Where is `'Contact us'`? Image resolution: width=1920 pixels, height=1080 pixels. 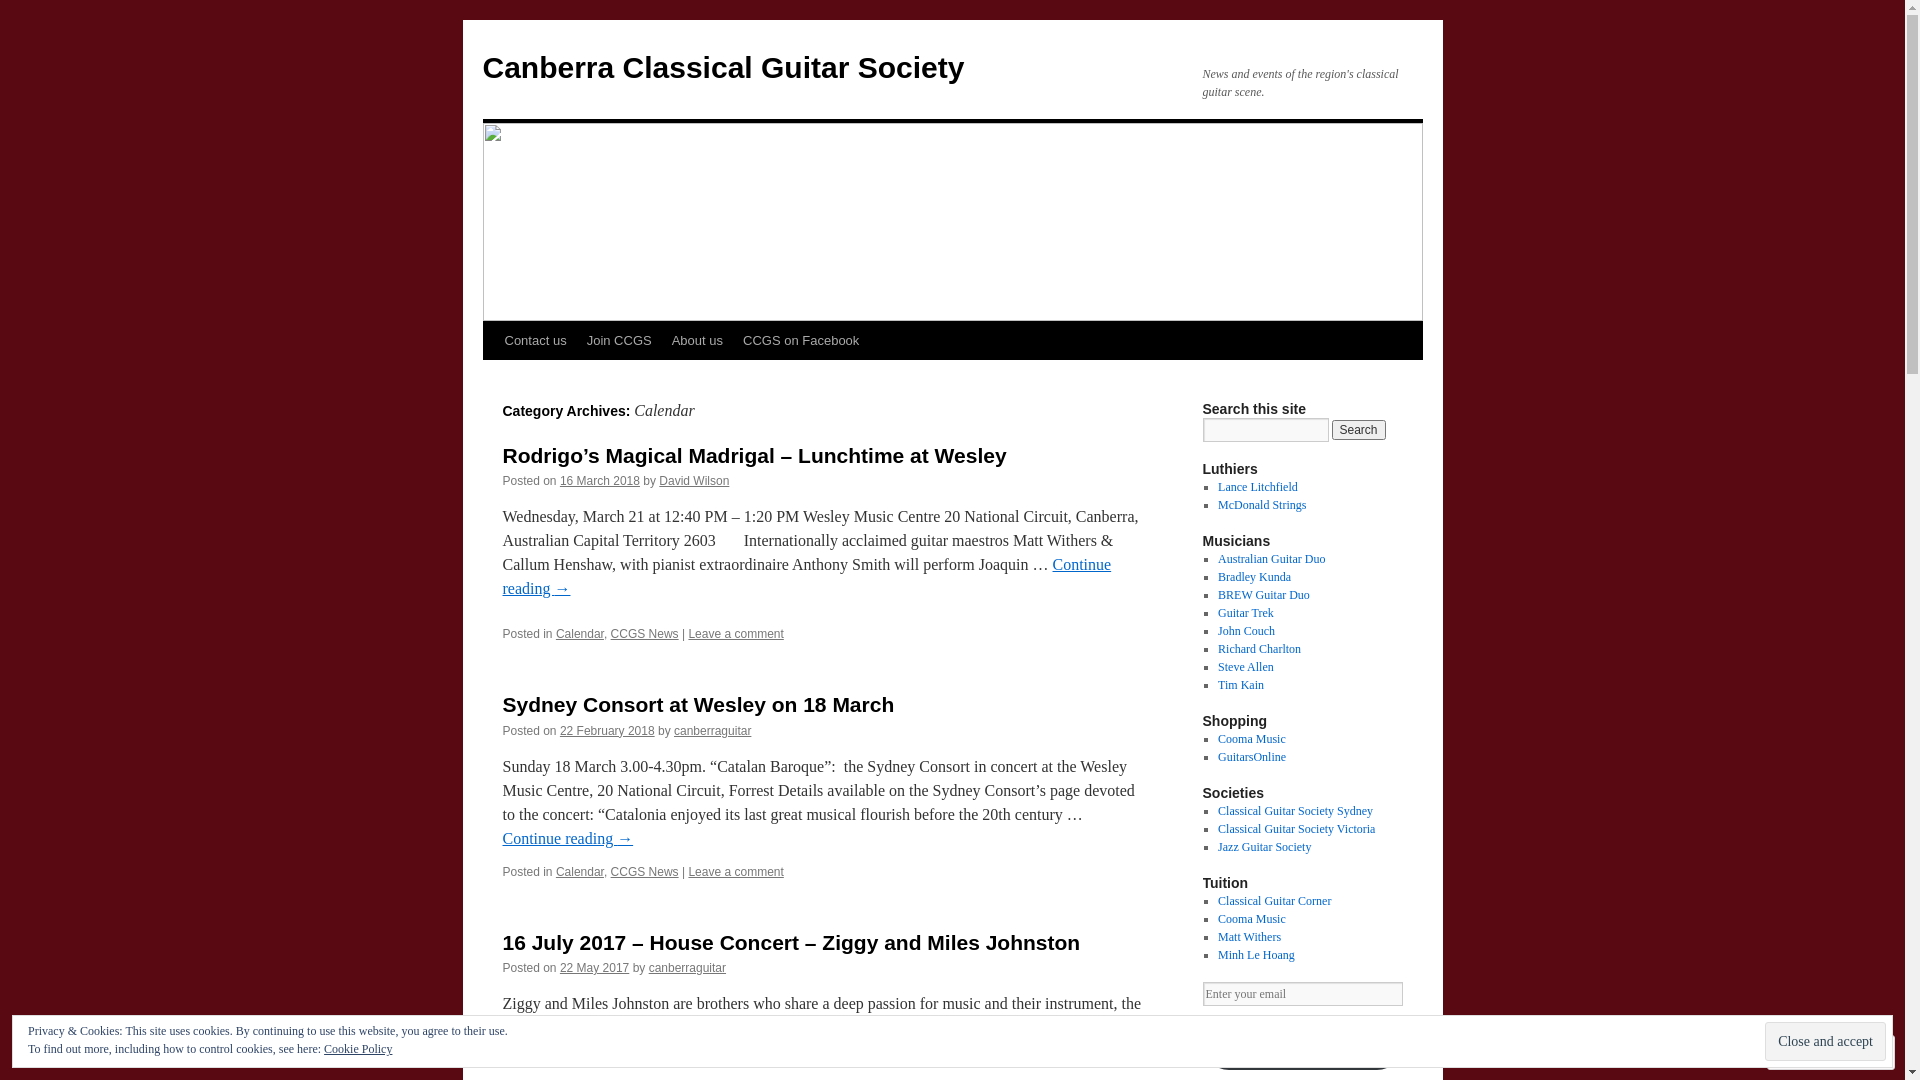
'Contact us' is located at coordinates (534, 339).